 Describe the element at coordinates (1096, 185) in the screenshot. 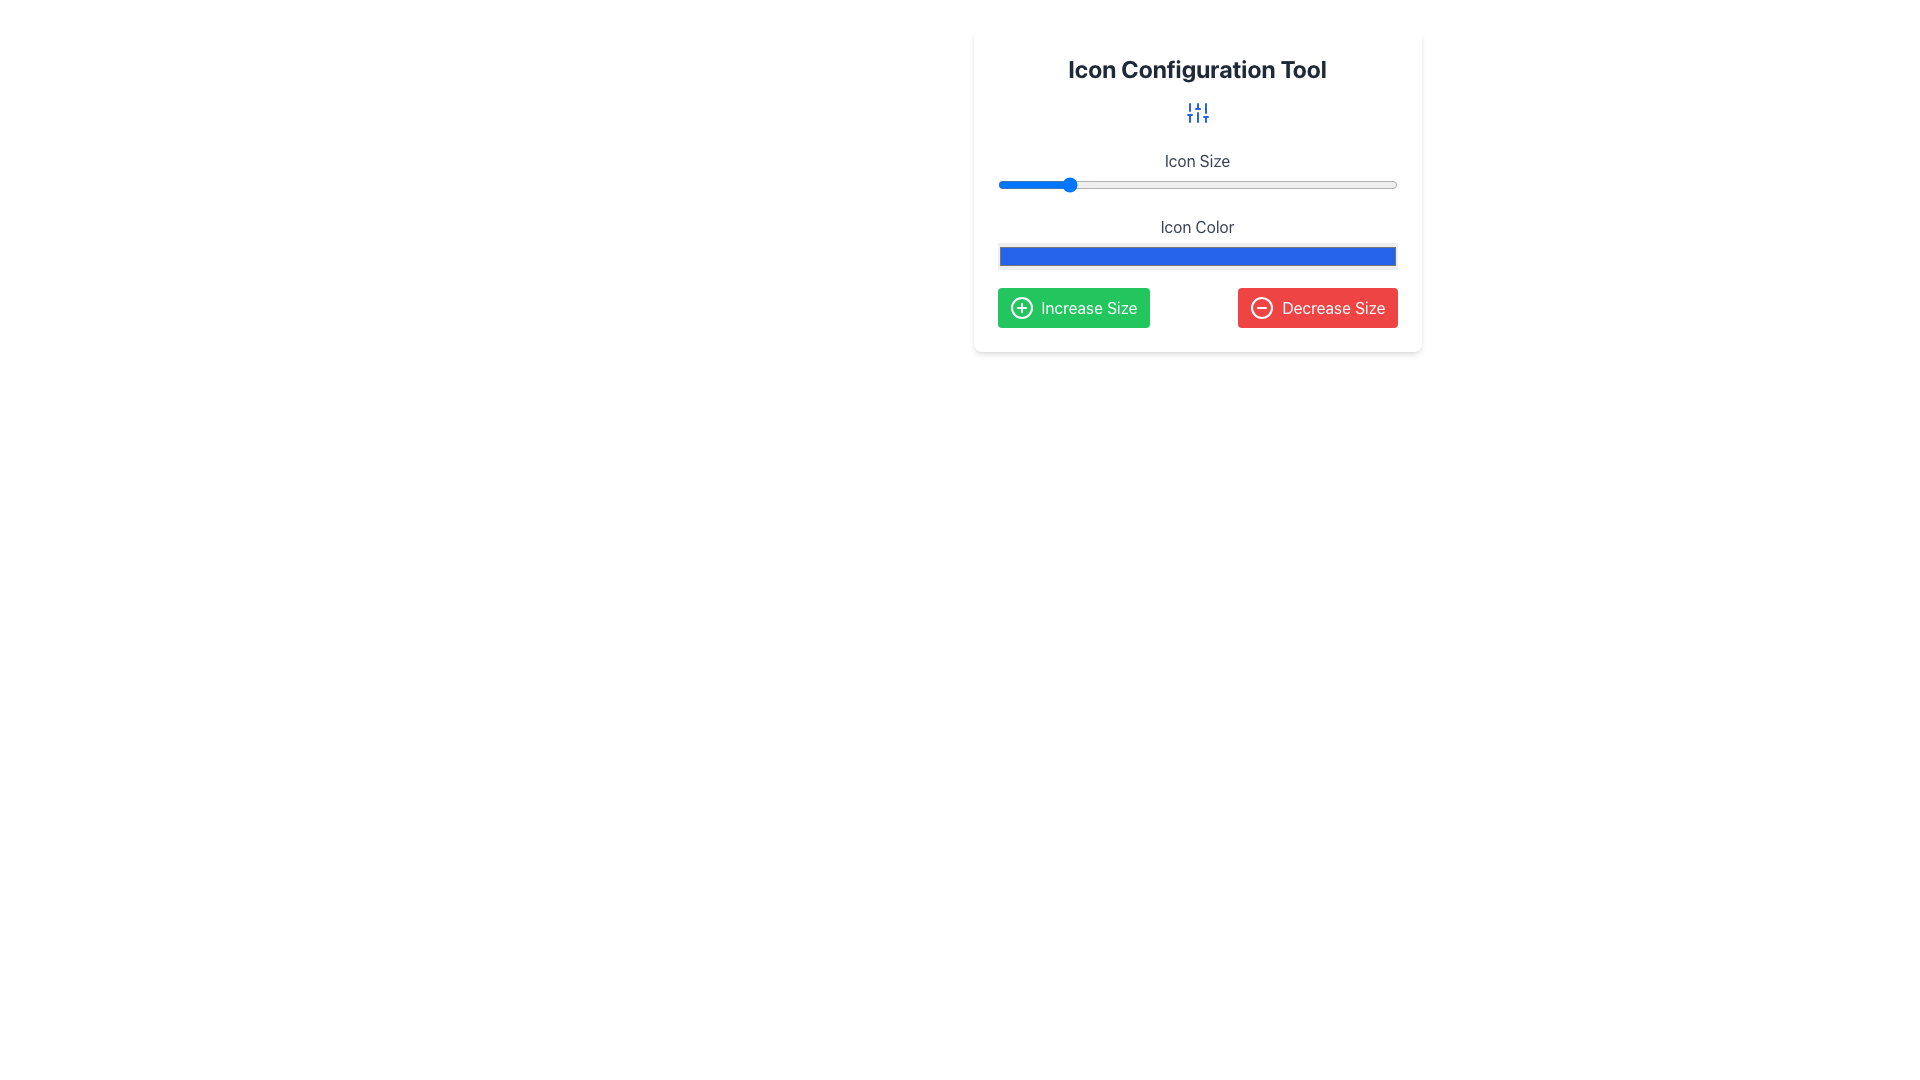

I see `the icon size` at that location.